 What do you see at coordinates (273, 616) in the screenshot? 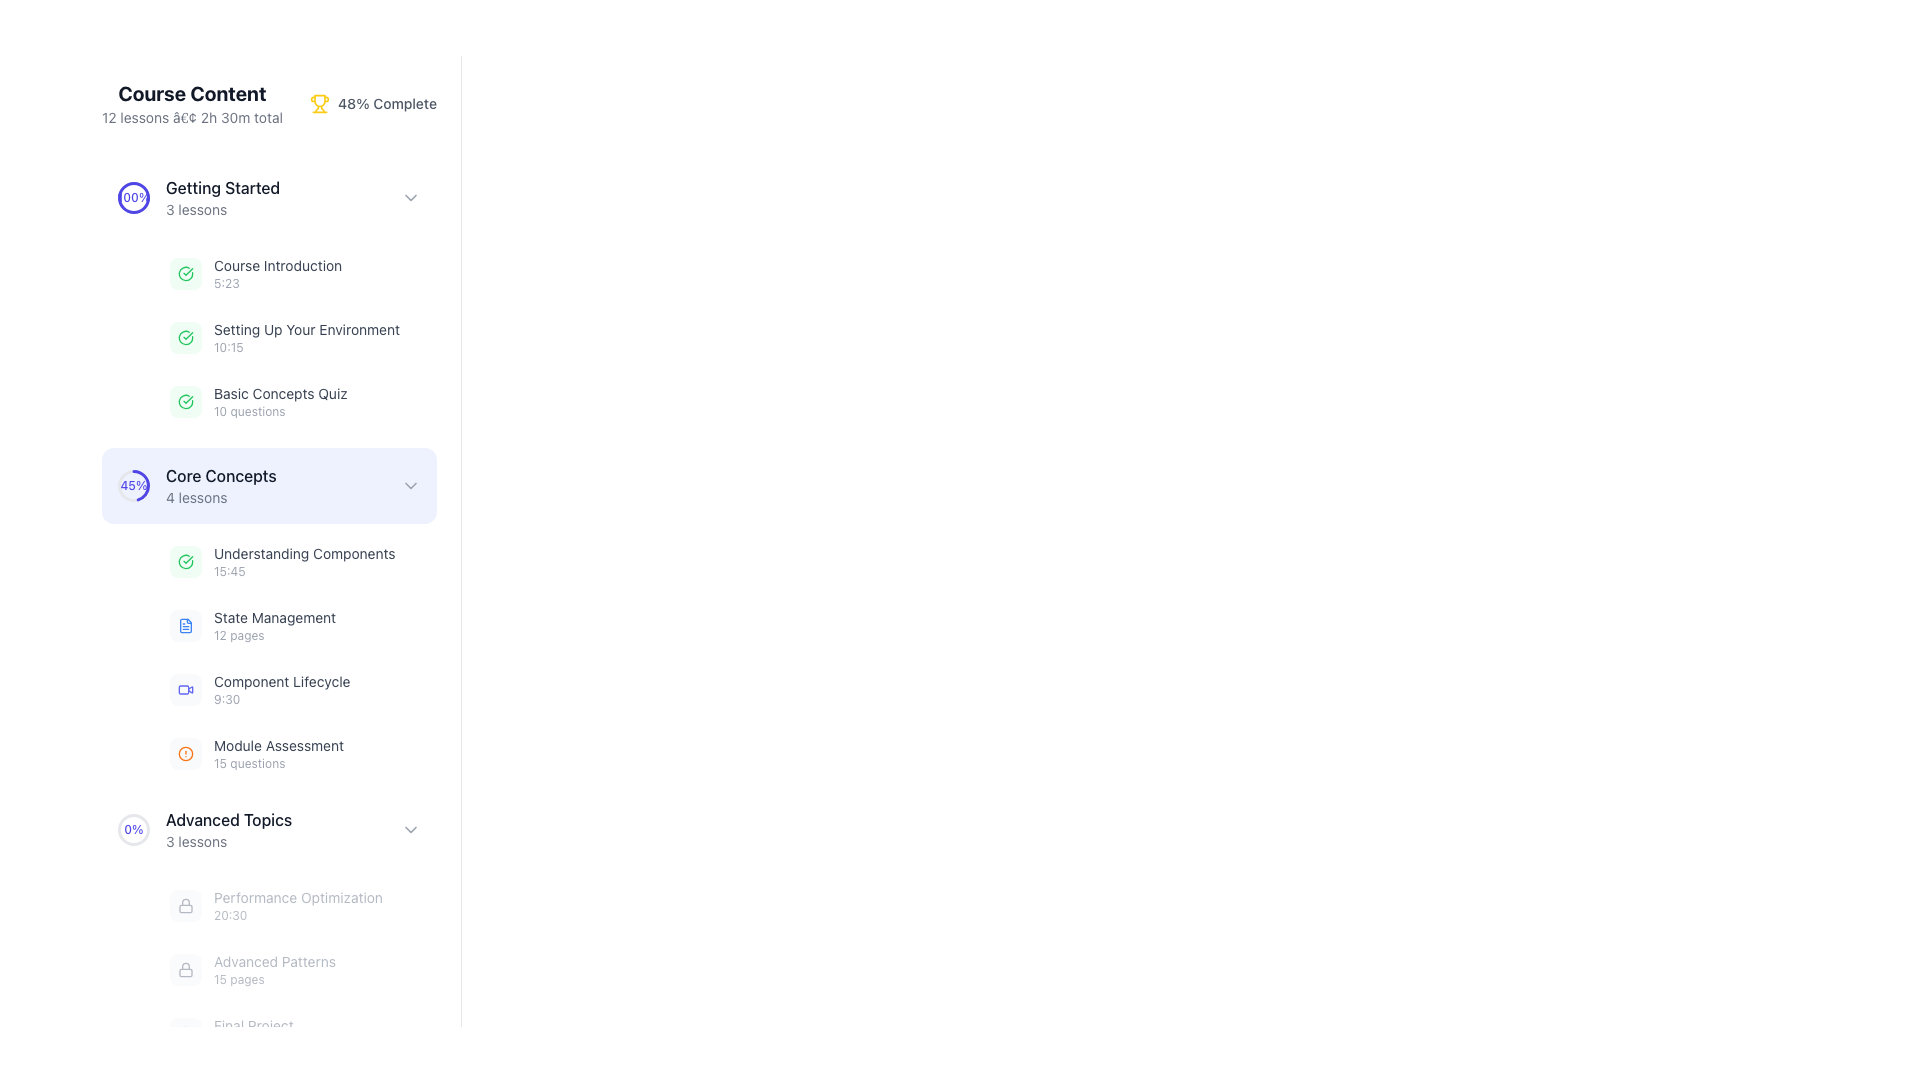
I see `the text label for the course lesson titled 'State Management', located as the second main item under the 'Core Concepts' section` at bounding box center [273, 616].